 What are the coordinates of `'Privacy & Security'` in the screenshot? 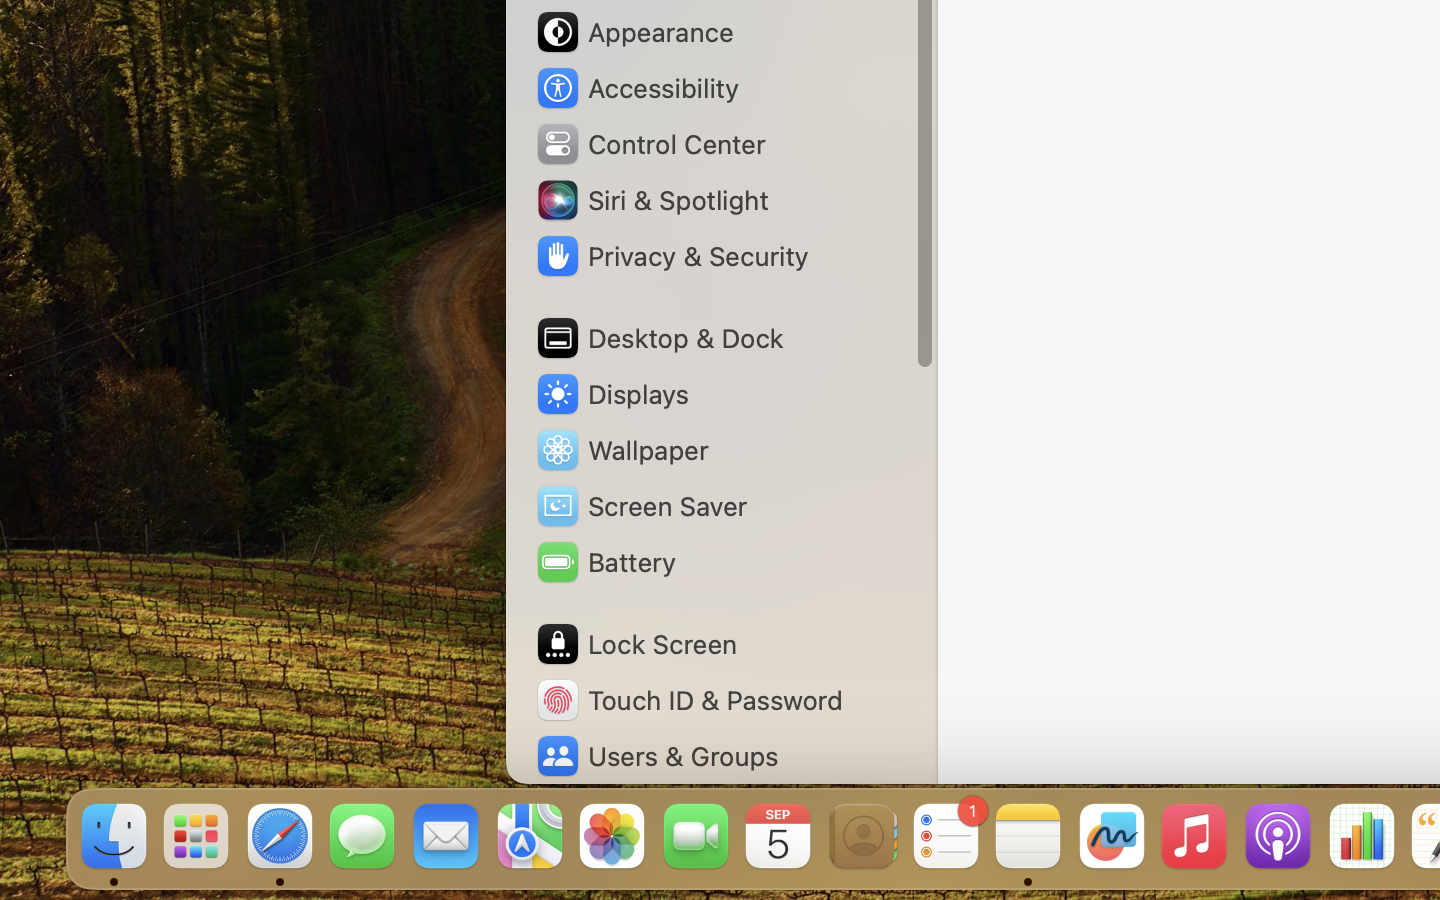 It's located at (671, 254).